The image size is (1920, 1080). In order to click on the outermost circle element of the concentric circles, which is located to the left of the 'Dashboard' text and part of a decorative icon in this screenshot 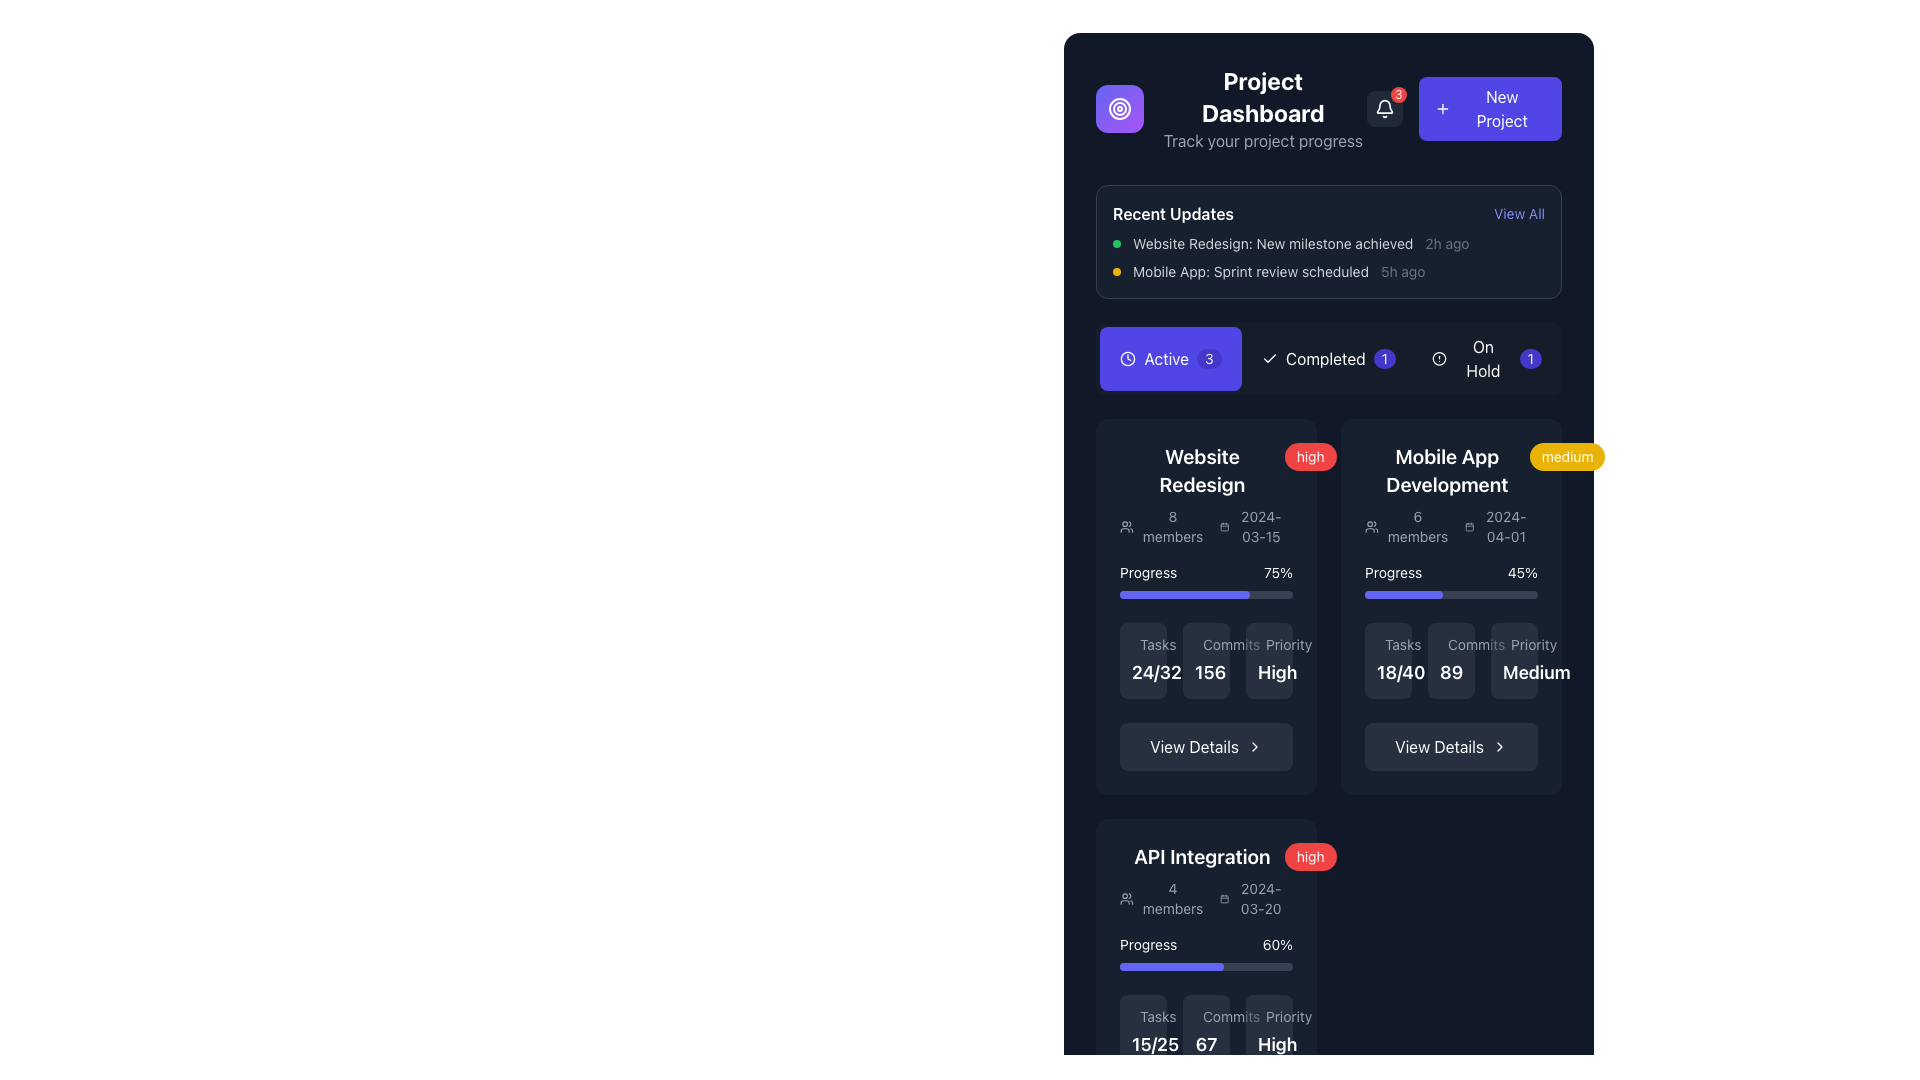, I will do `click(1118, 108)`.